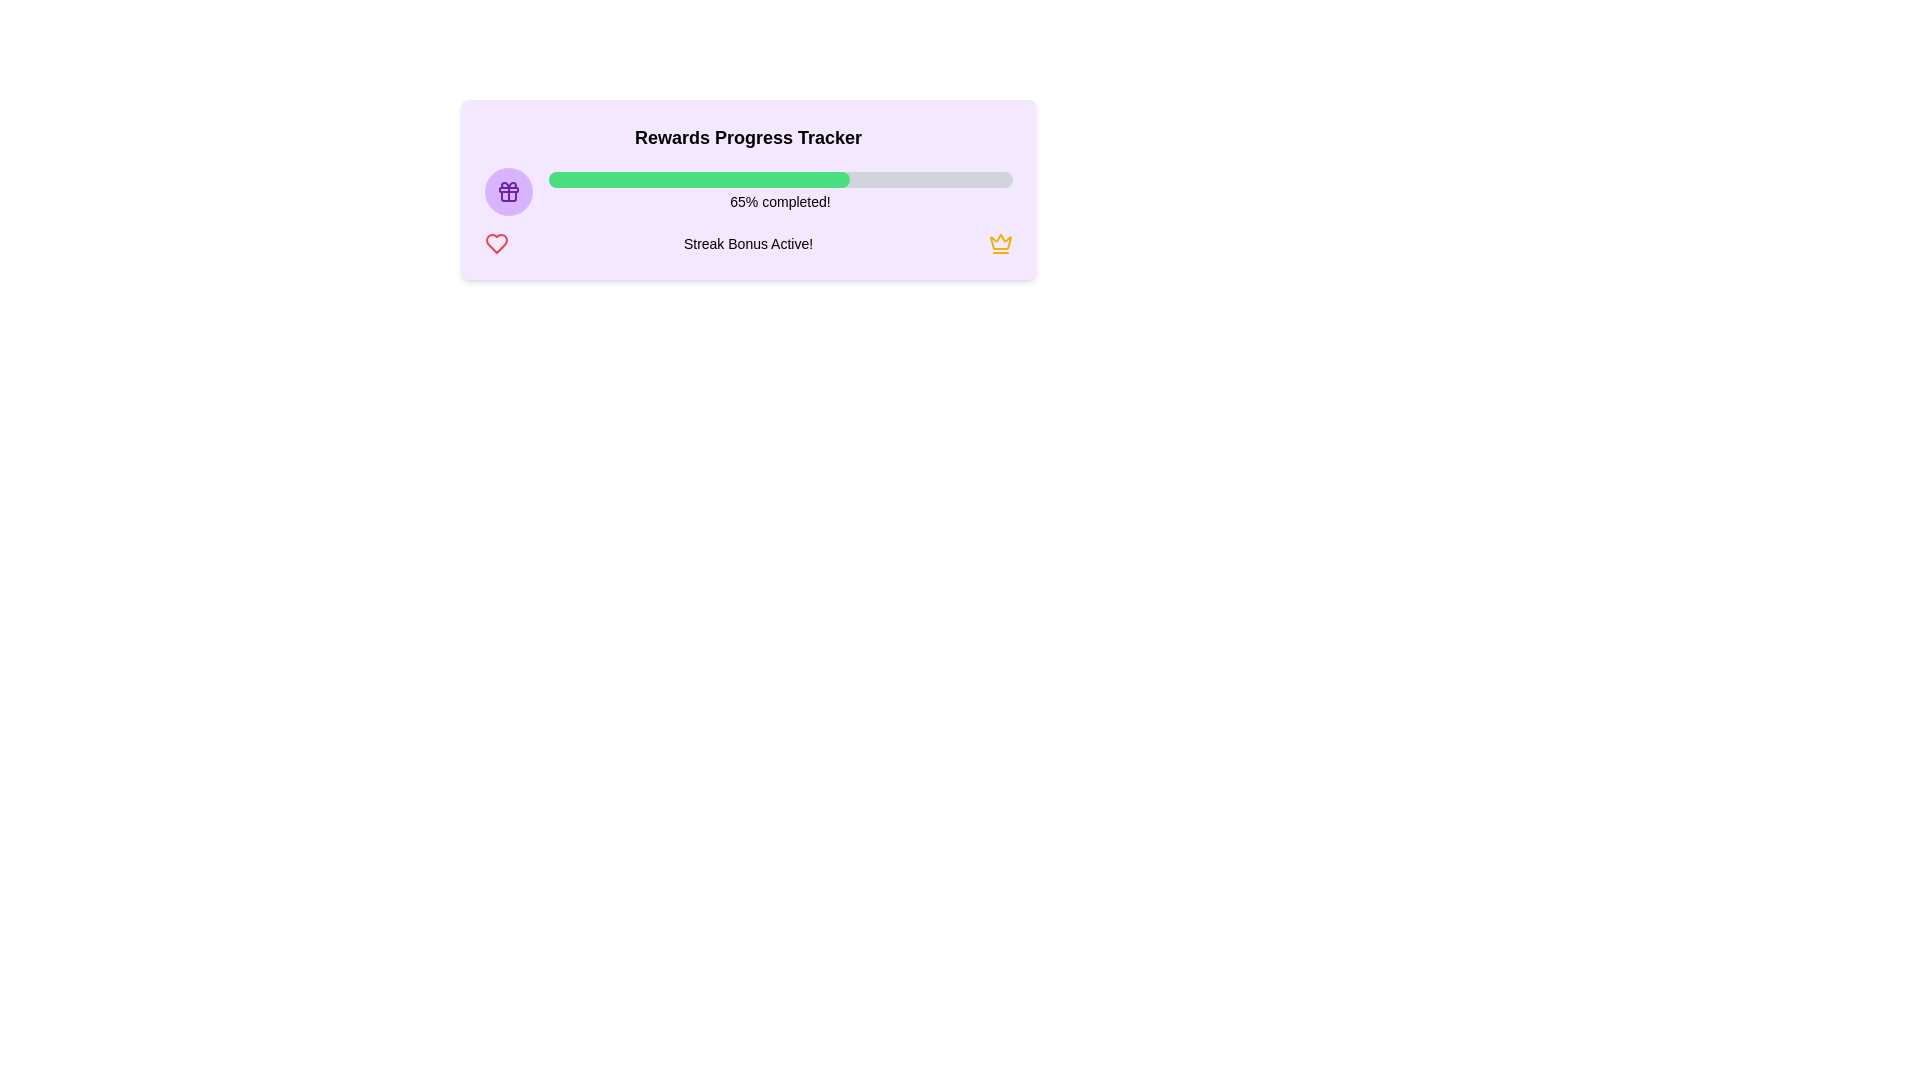 The image size is (1920, 1080). I want to click on the progress bar indicating 65% completion, which is centrally located under the title 'Rewards Progress Tracker' and above the label 'Streak Bonus Active!', so click(779, 192).